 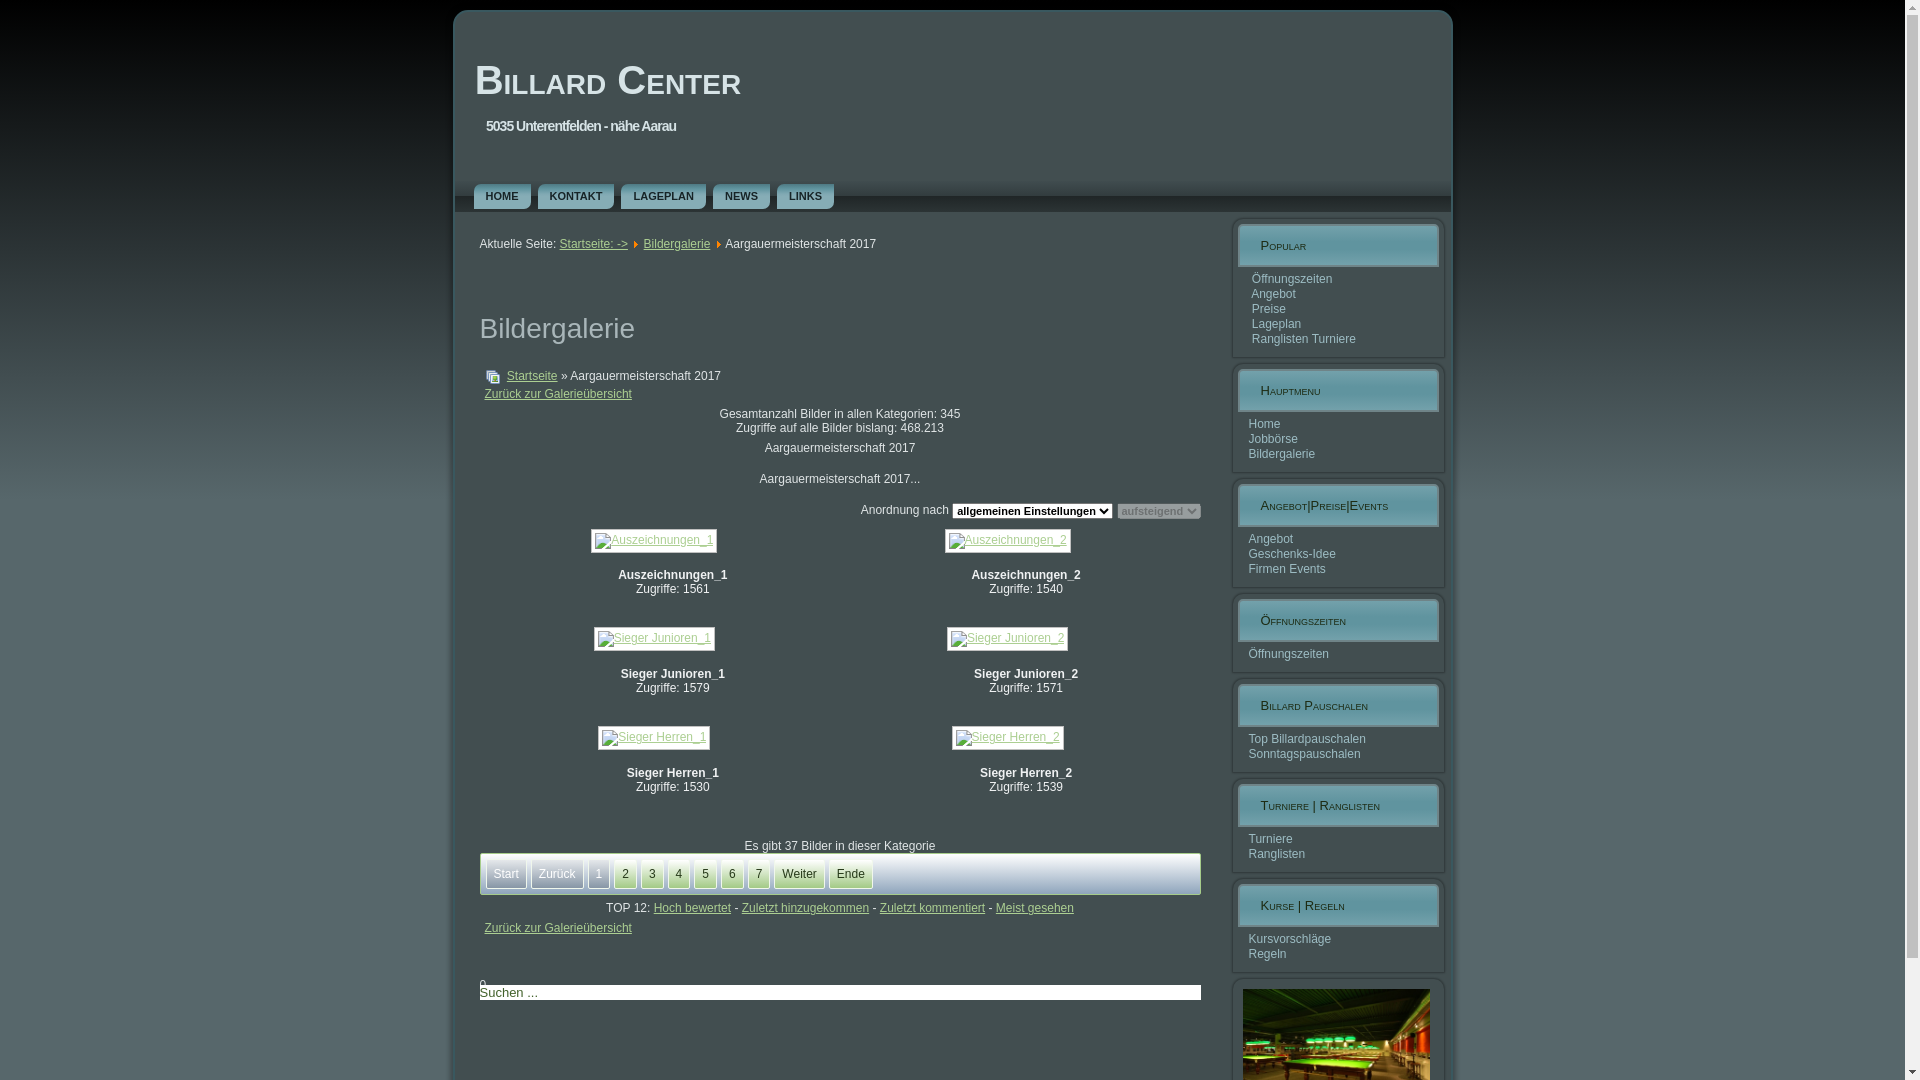 What do you see at coordinates (1304, 753) in the screenshot?
I see `'Sonntagspauschalen'` at bounding box center [1304, 753].